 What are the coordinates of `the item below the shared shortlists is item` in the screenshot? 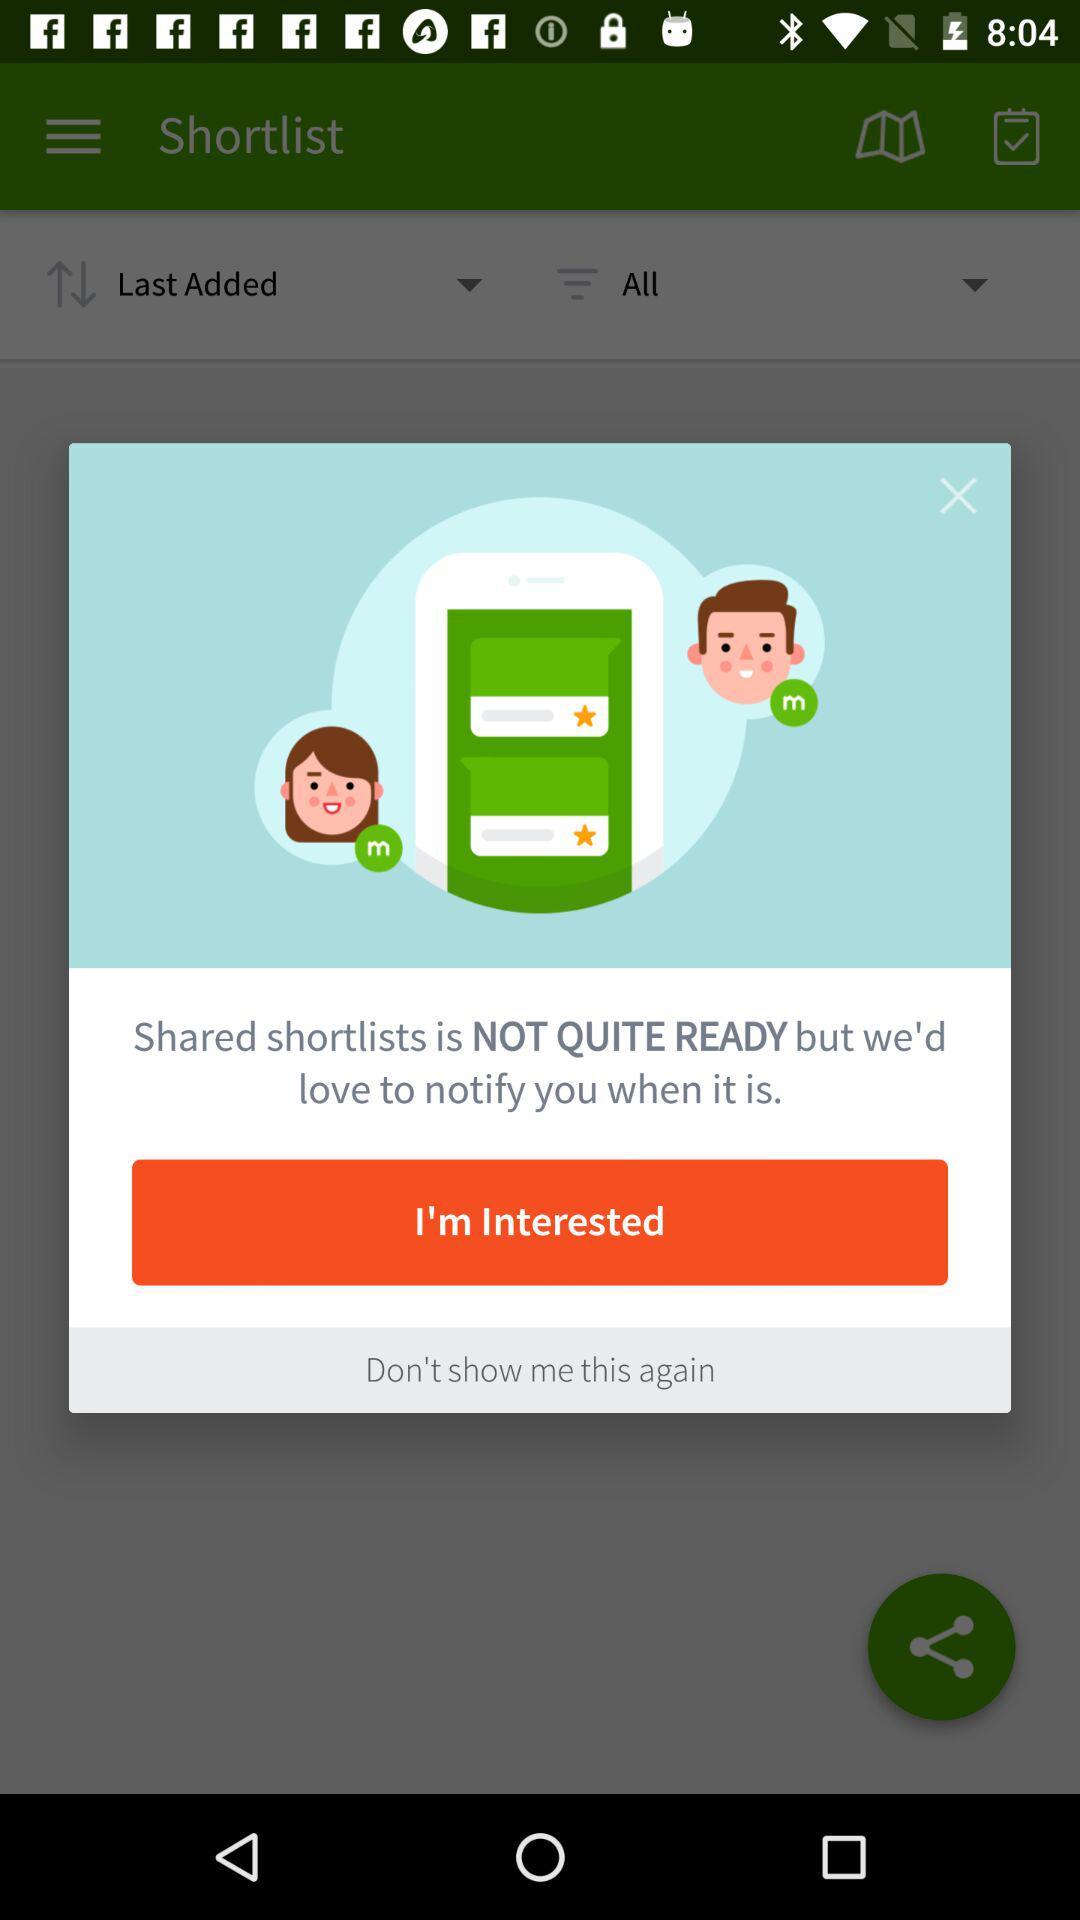 It's located at (540, 1221).